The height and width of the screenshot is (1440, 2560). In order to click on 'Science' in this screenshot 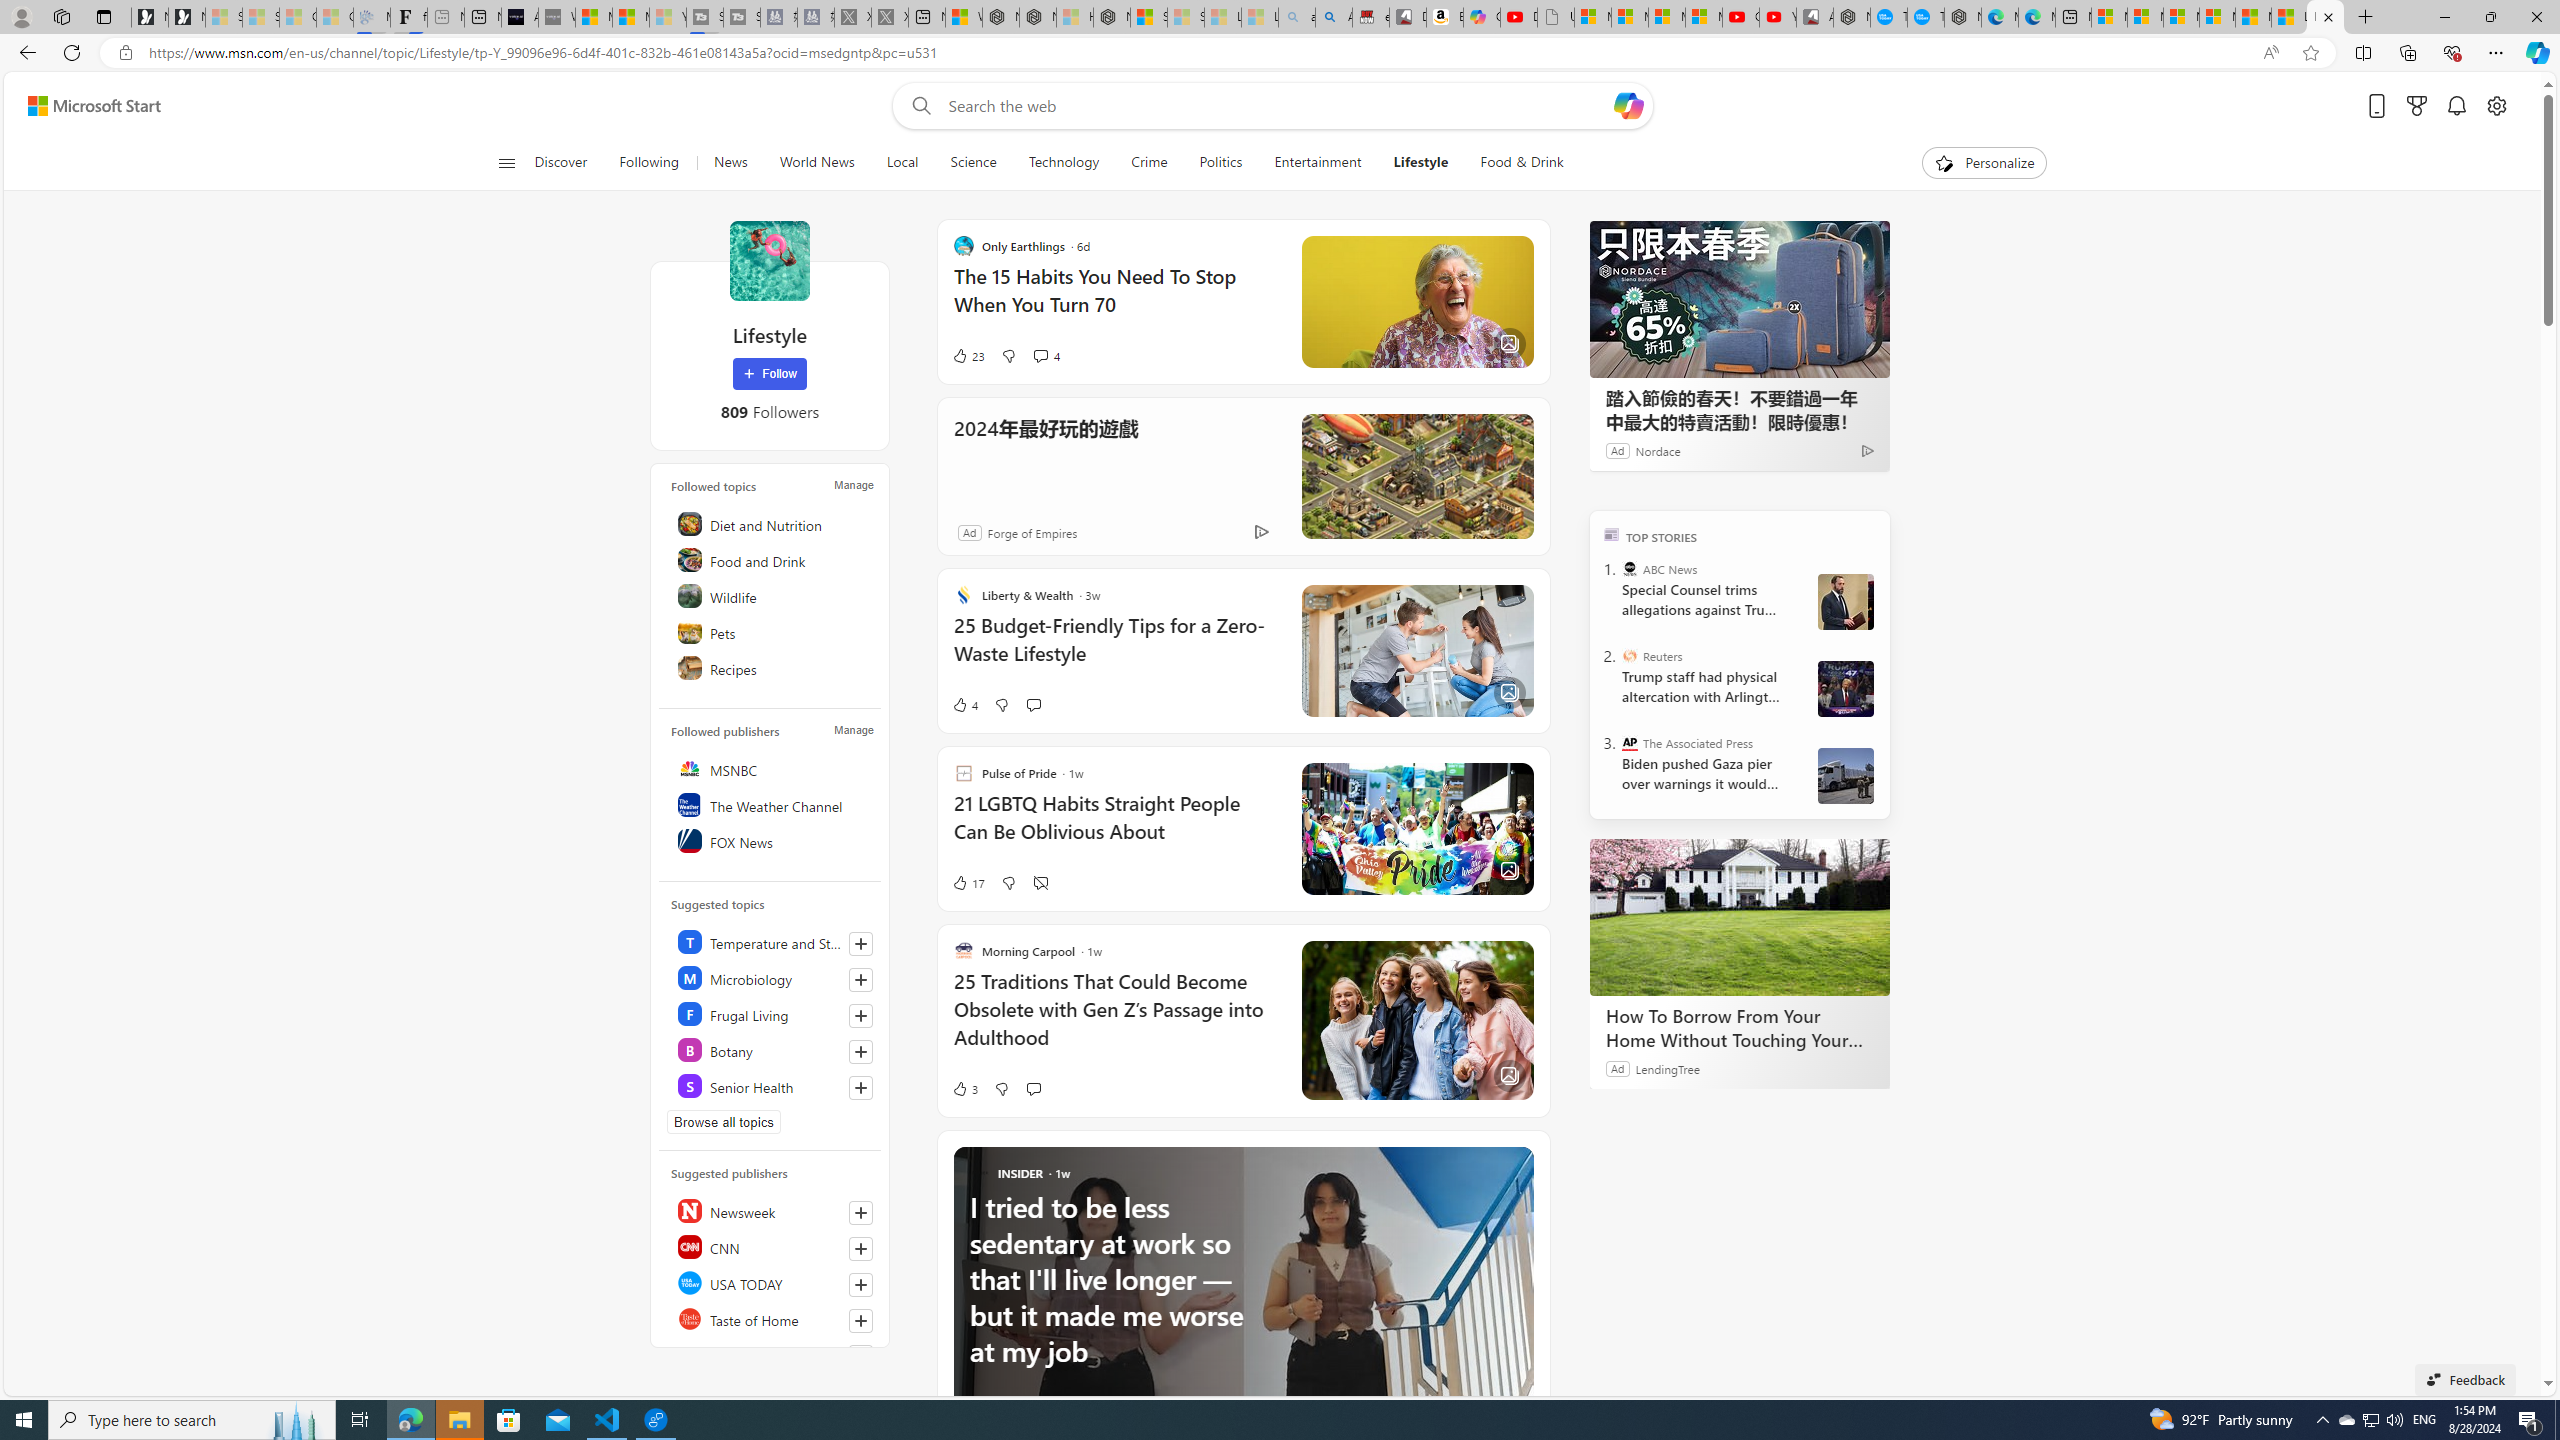, I will do `click(974, 162)`.